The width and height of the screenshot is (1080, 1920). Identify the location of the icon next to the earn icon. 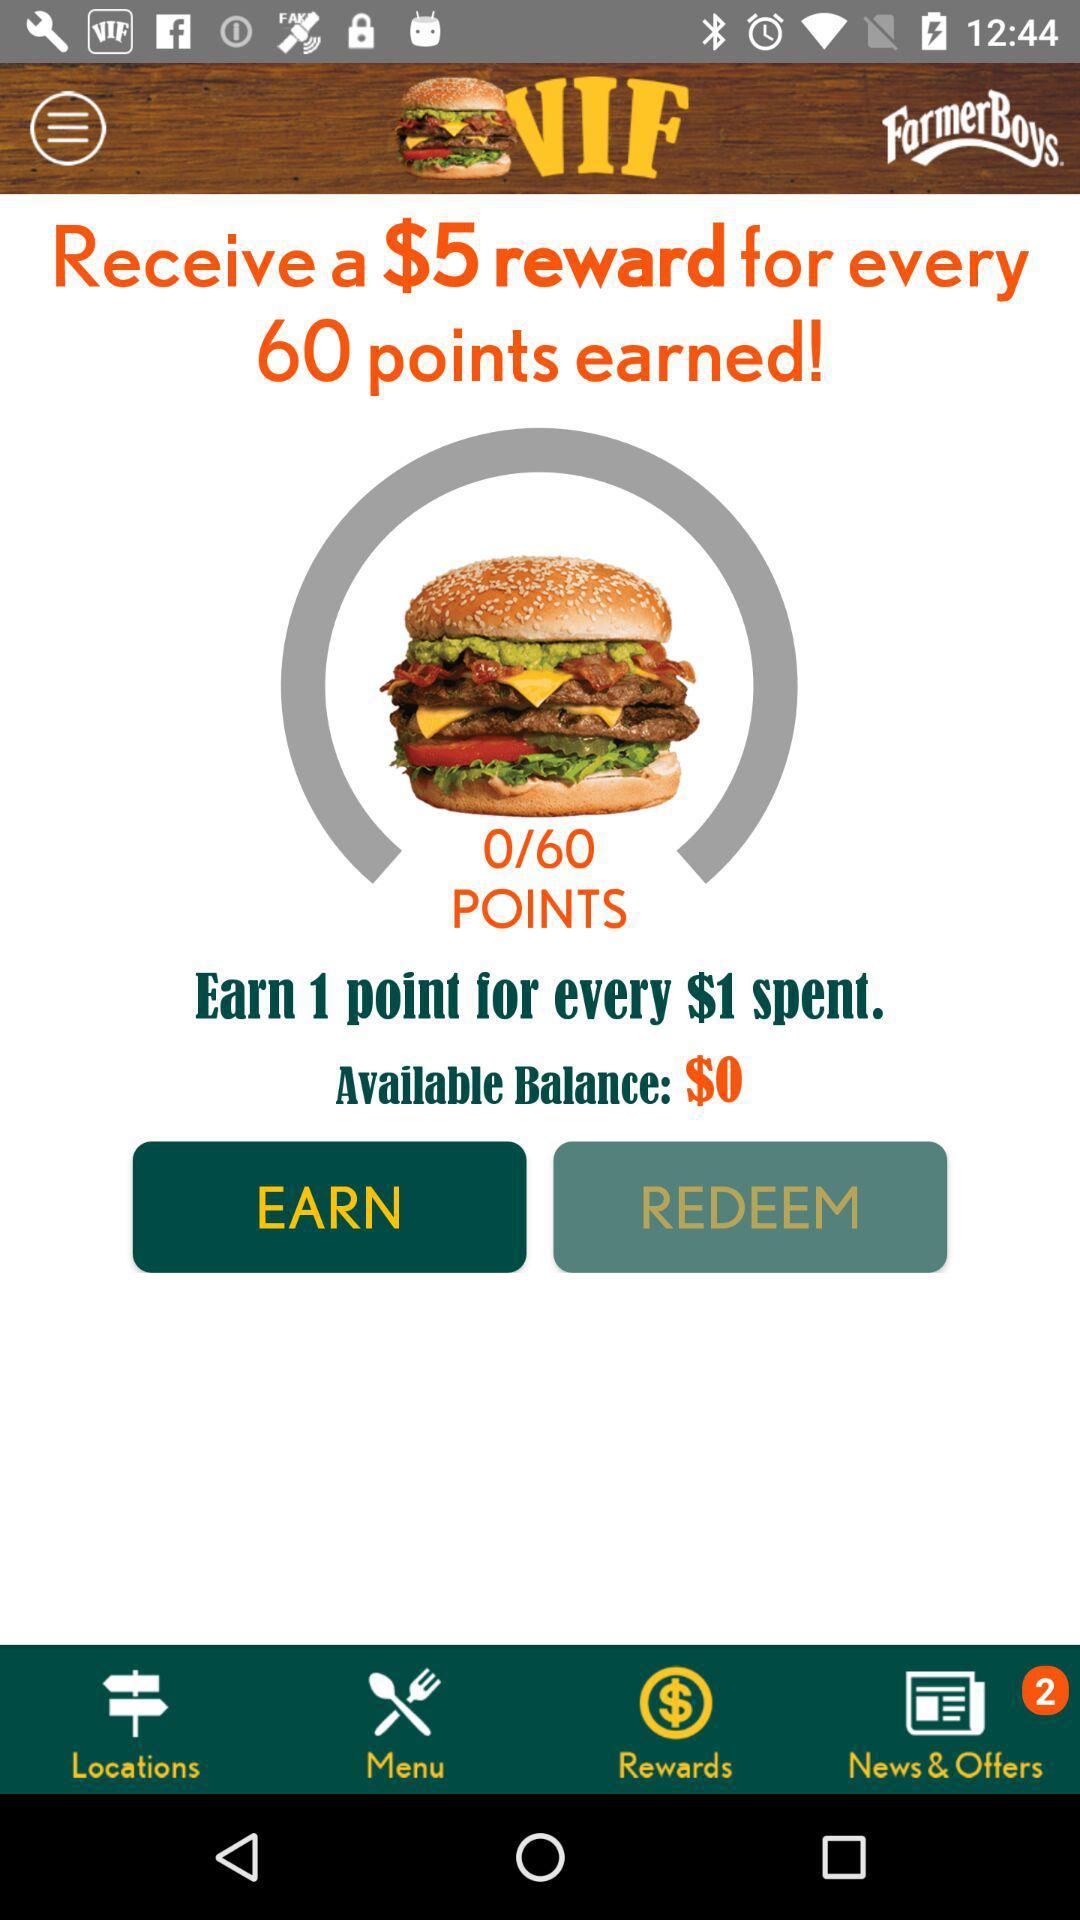
(750, 1206).